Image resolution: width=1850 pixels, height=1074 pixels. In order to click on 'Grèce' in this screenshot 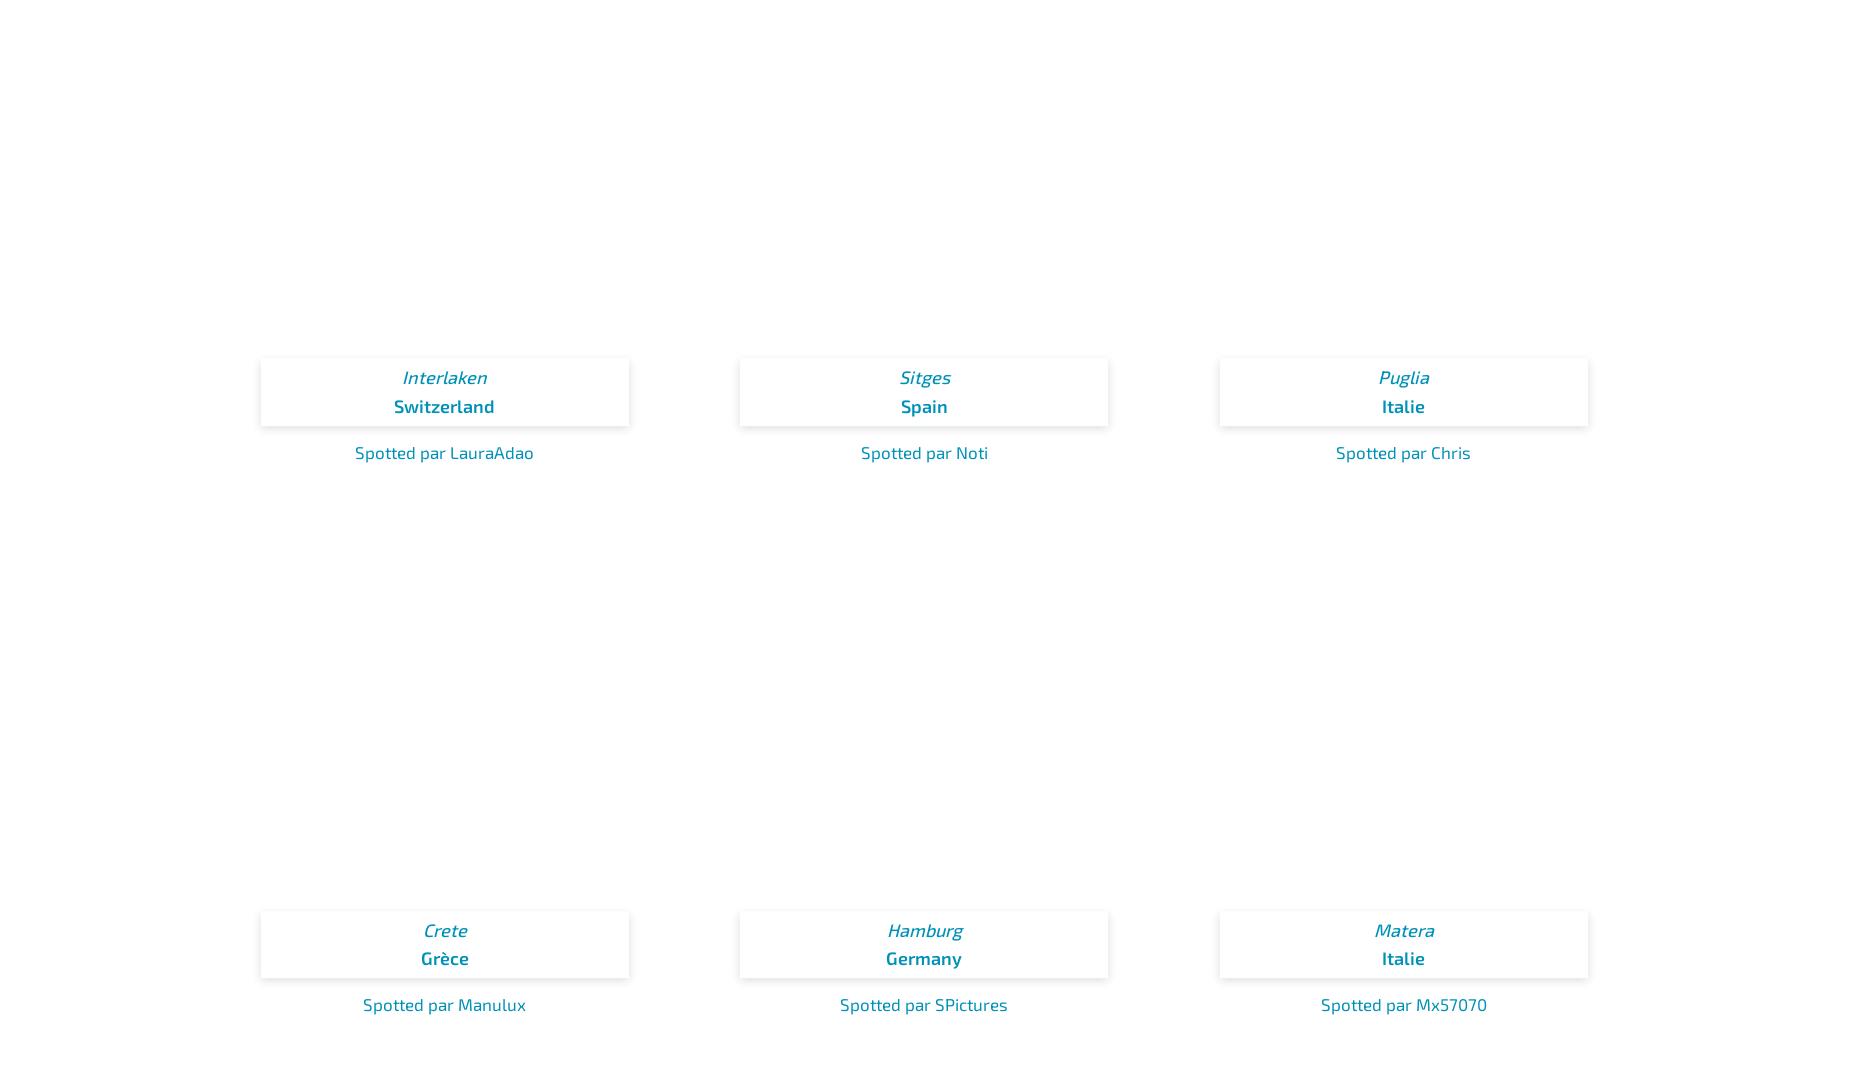, I will do `click(418, 958)`.